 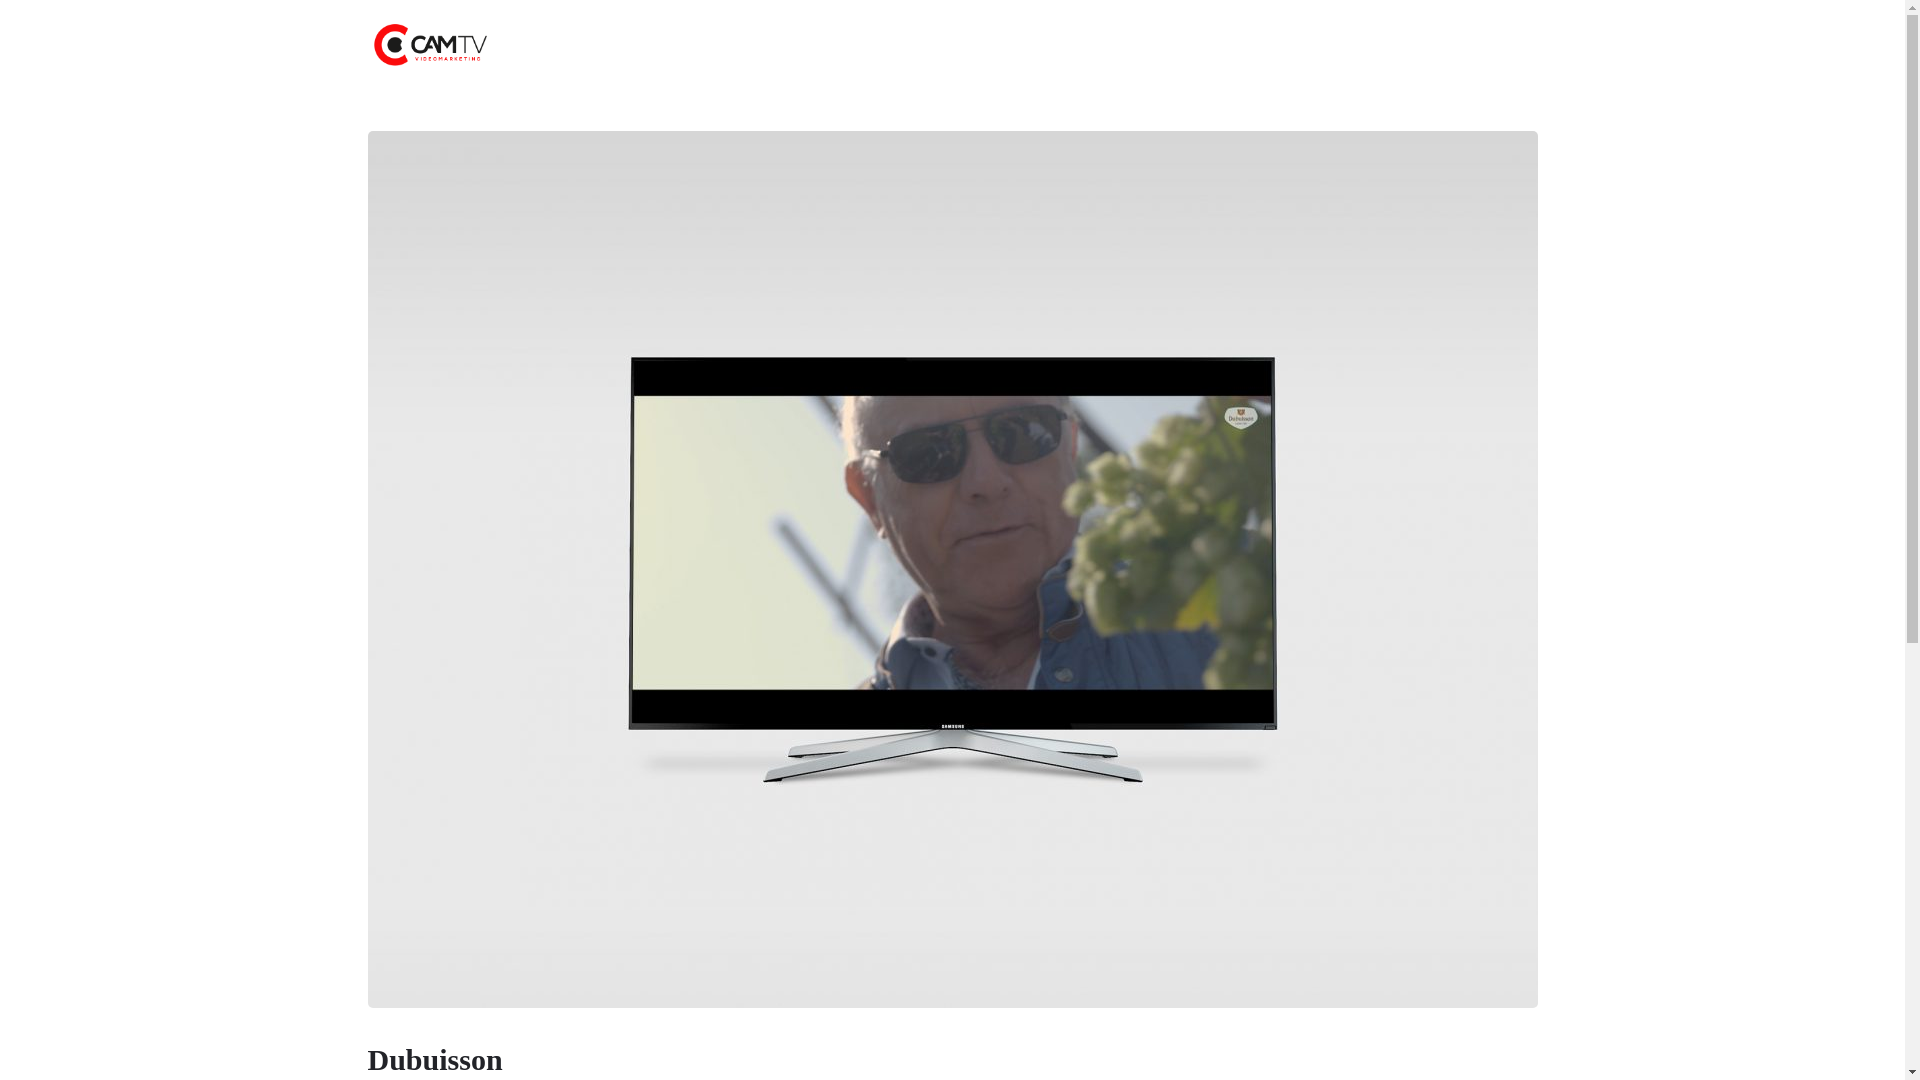 What do you see at coordinates (920, 45) in the screenshot?
I see `'SOCIALE MEDIA'` at bounding box center [920, 45].